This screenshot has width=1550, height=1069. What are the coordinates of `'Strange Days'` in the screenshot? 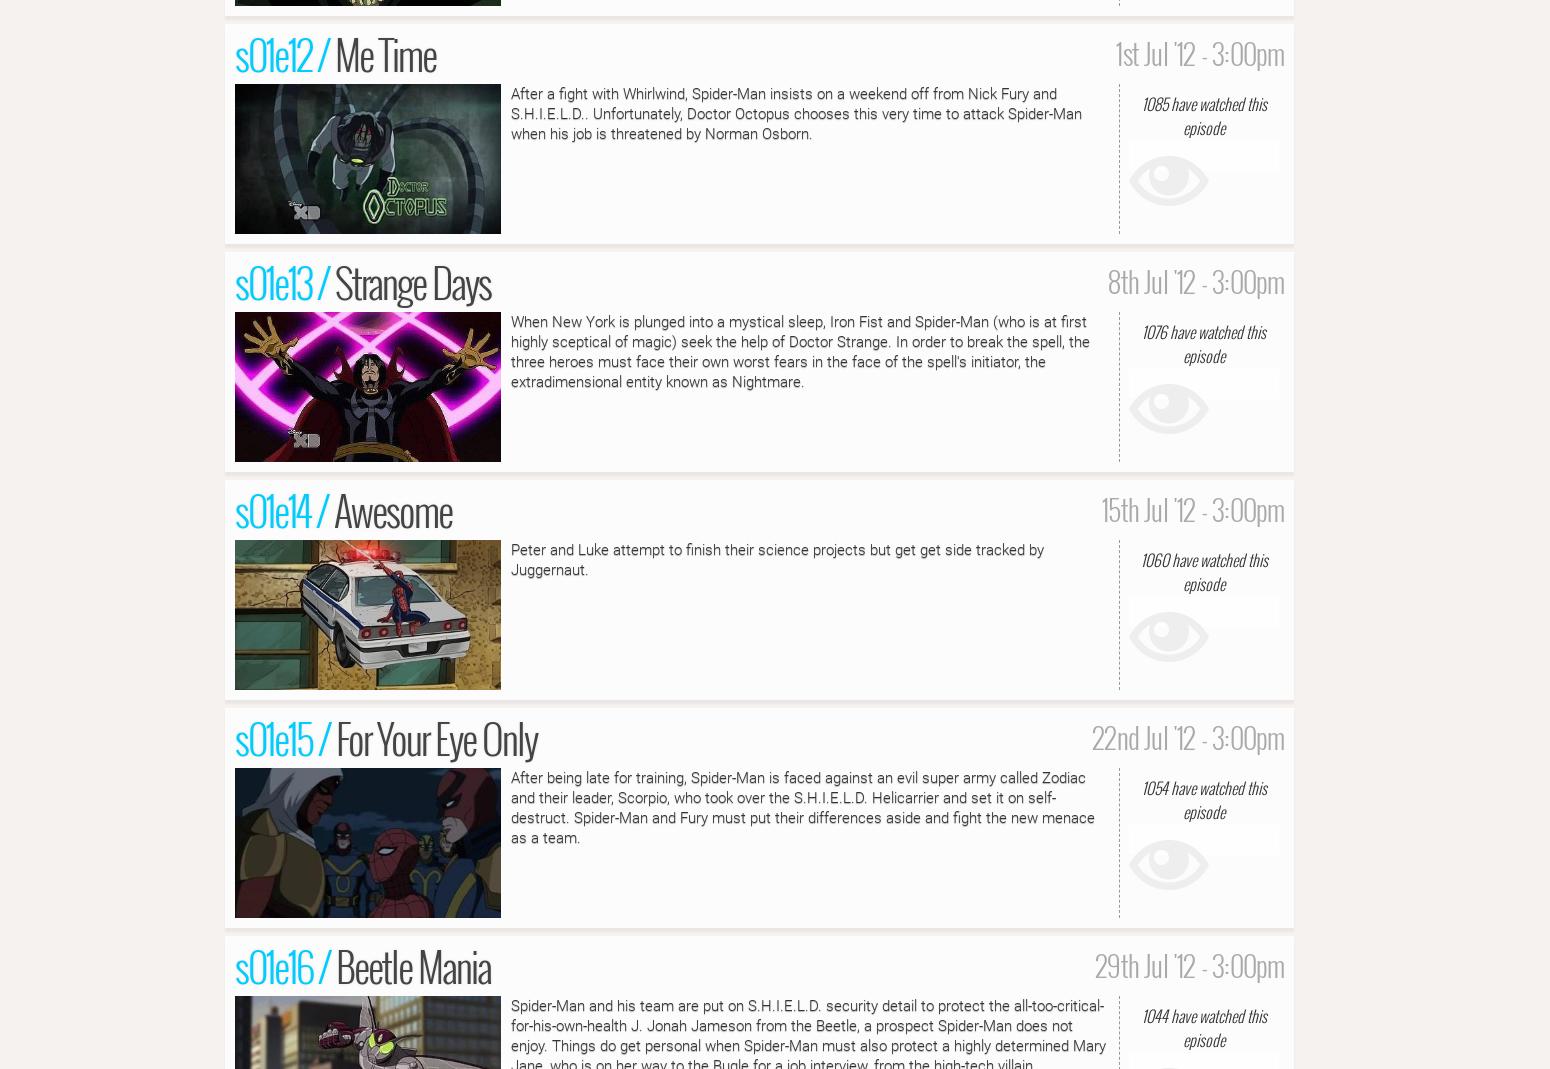 It's located at (413, 280).